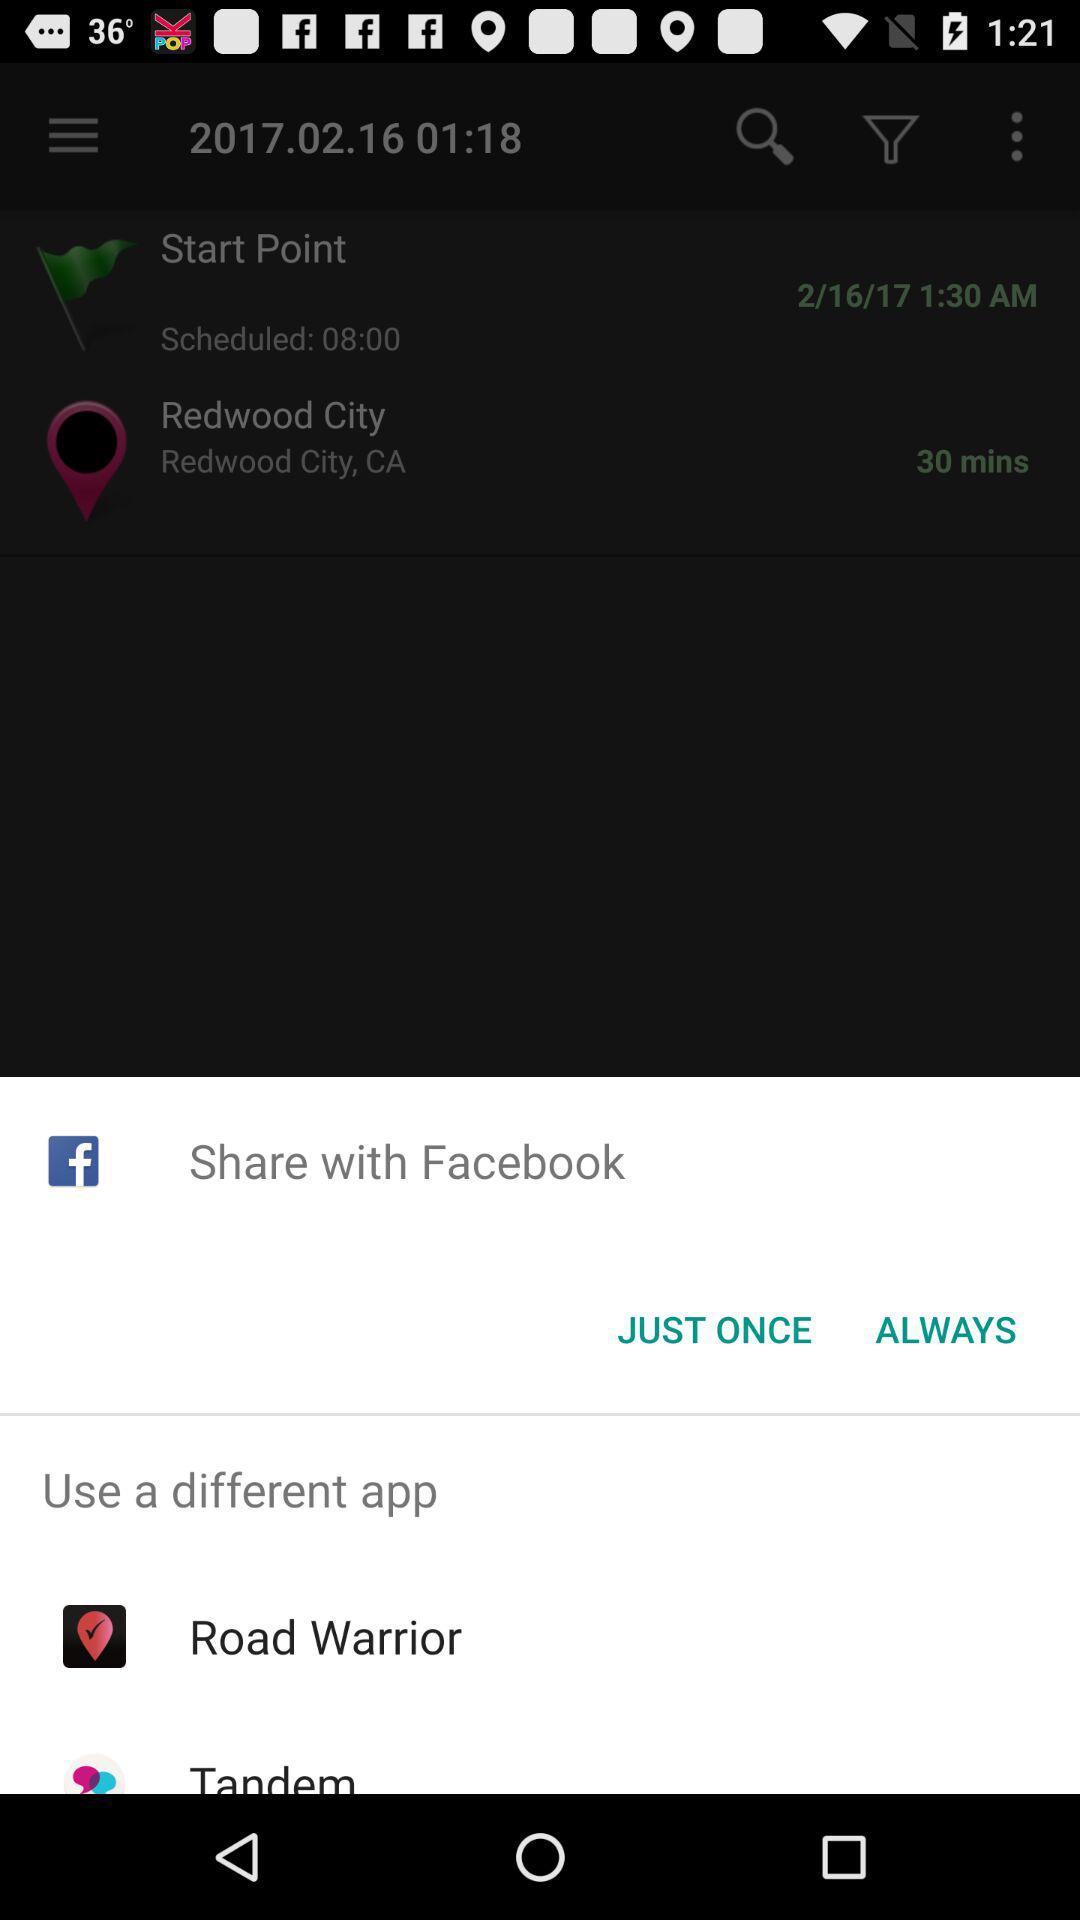  Describe the element at coordinates (540, 1489) in the screenshot. I see `the use a different item` at that location.